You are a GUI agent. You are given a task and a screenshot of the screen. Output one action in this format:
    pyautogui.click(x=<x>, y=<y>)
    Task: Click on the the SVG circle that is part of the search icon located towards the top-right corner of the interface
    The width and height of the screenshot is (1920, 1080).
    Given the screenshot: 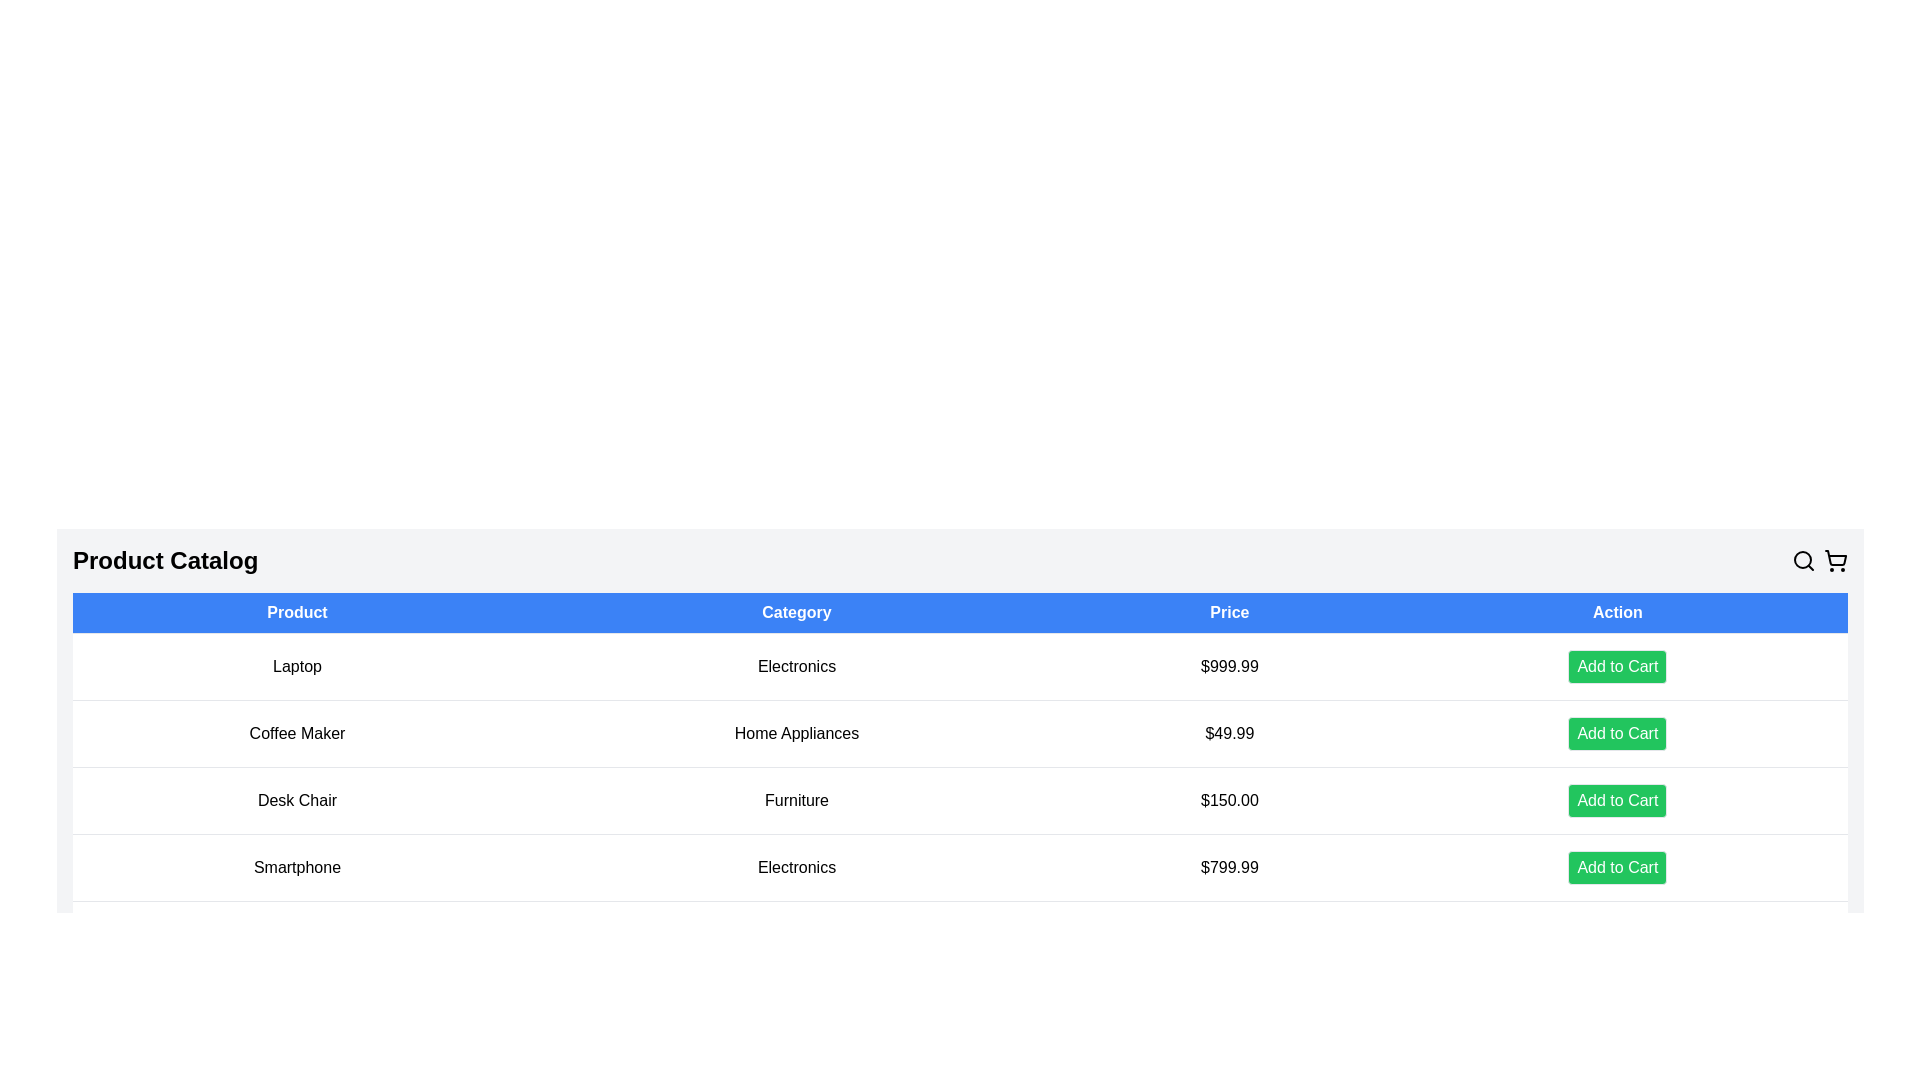 What is the action you would take?
    pyautogui.click(x=1803, y=559)
    